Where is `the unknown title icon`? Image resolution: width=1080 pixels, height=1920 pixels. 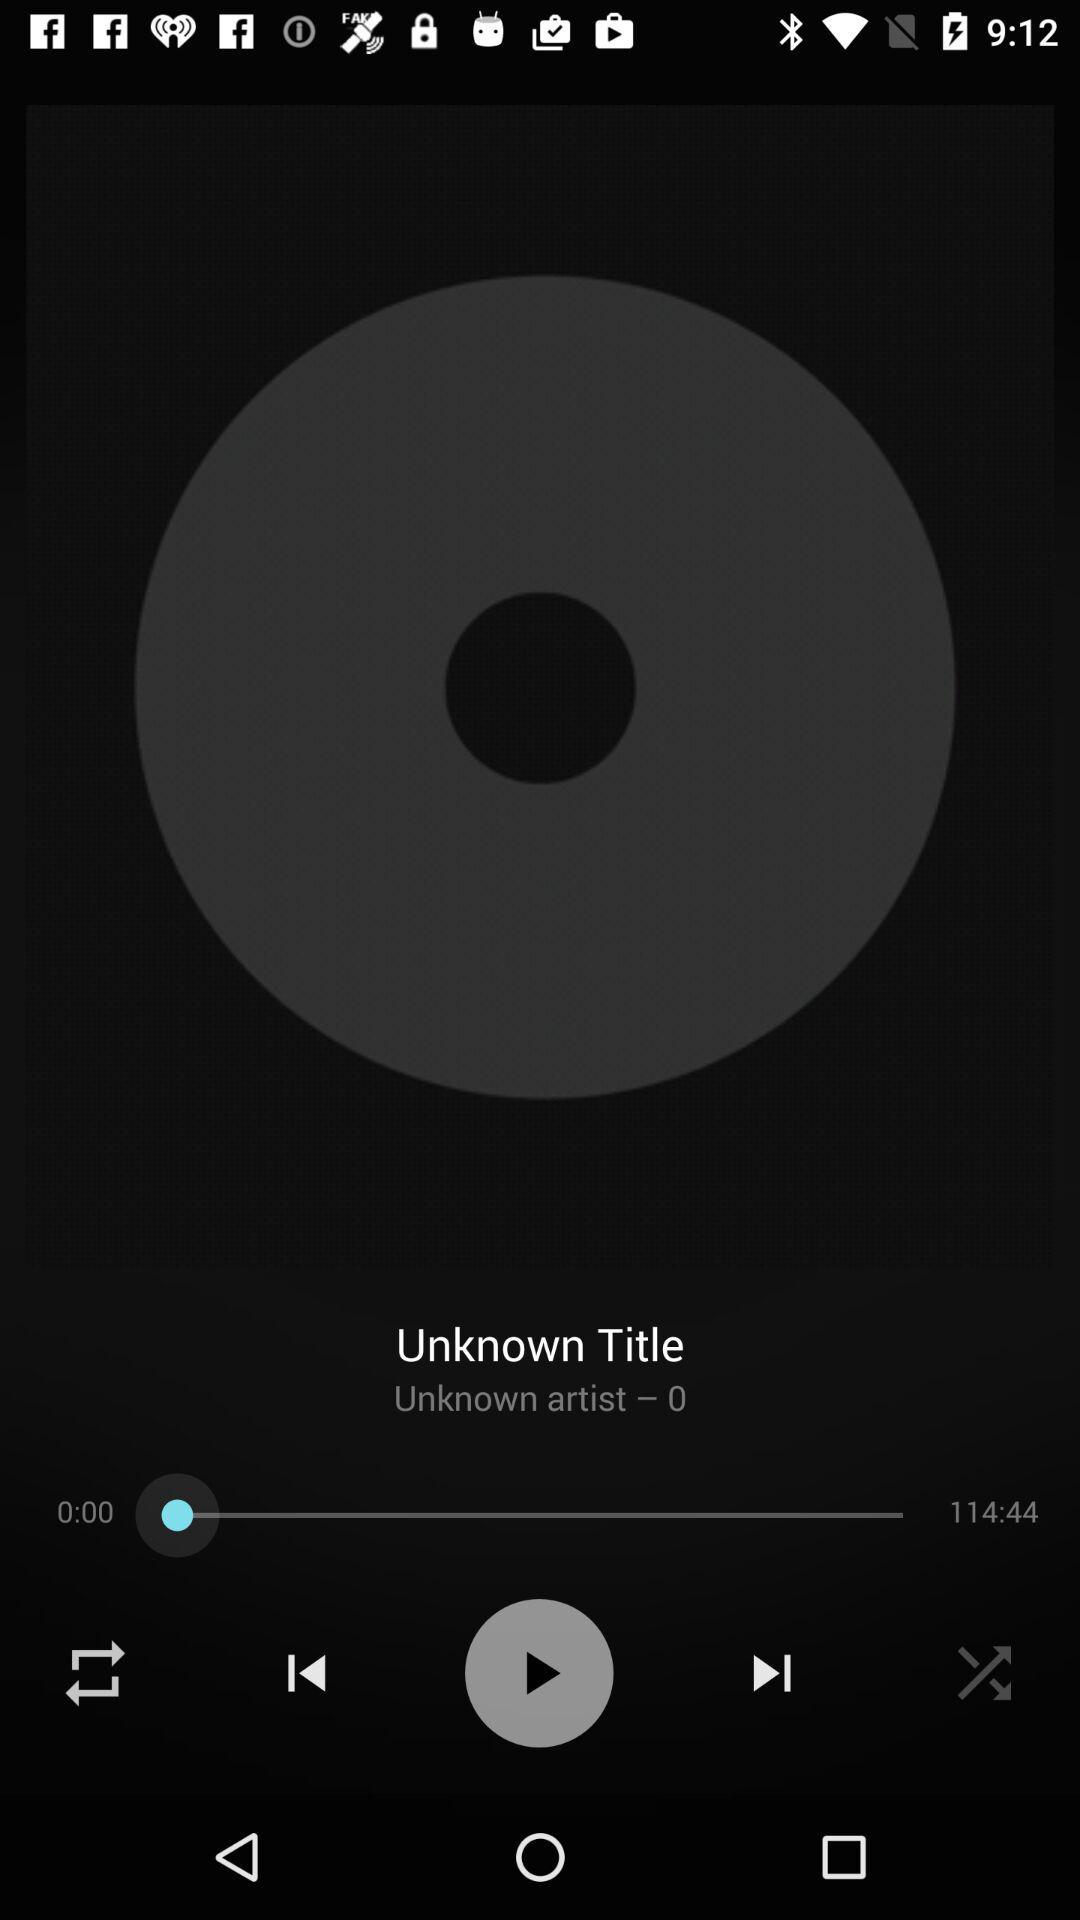
the unknown title icon is located at coordinates (540, 1321).